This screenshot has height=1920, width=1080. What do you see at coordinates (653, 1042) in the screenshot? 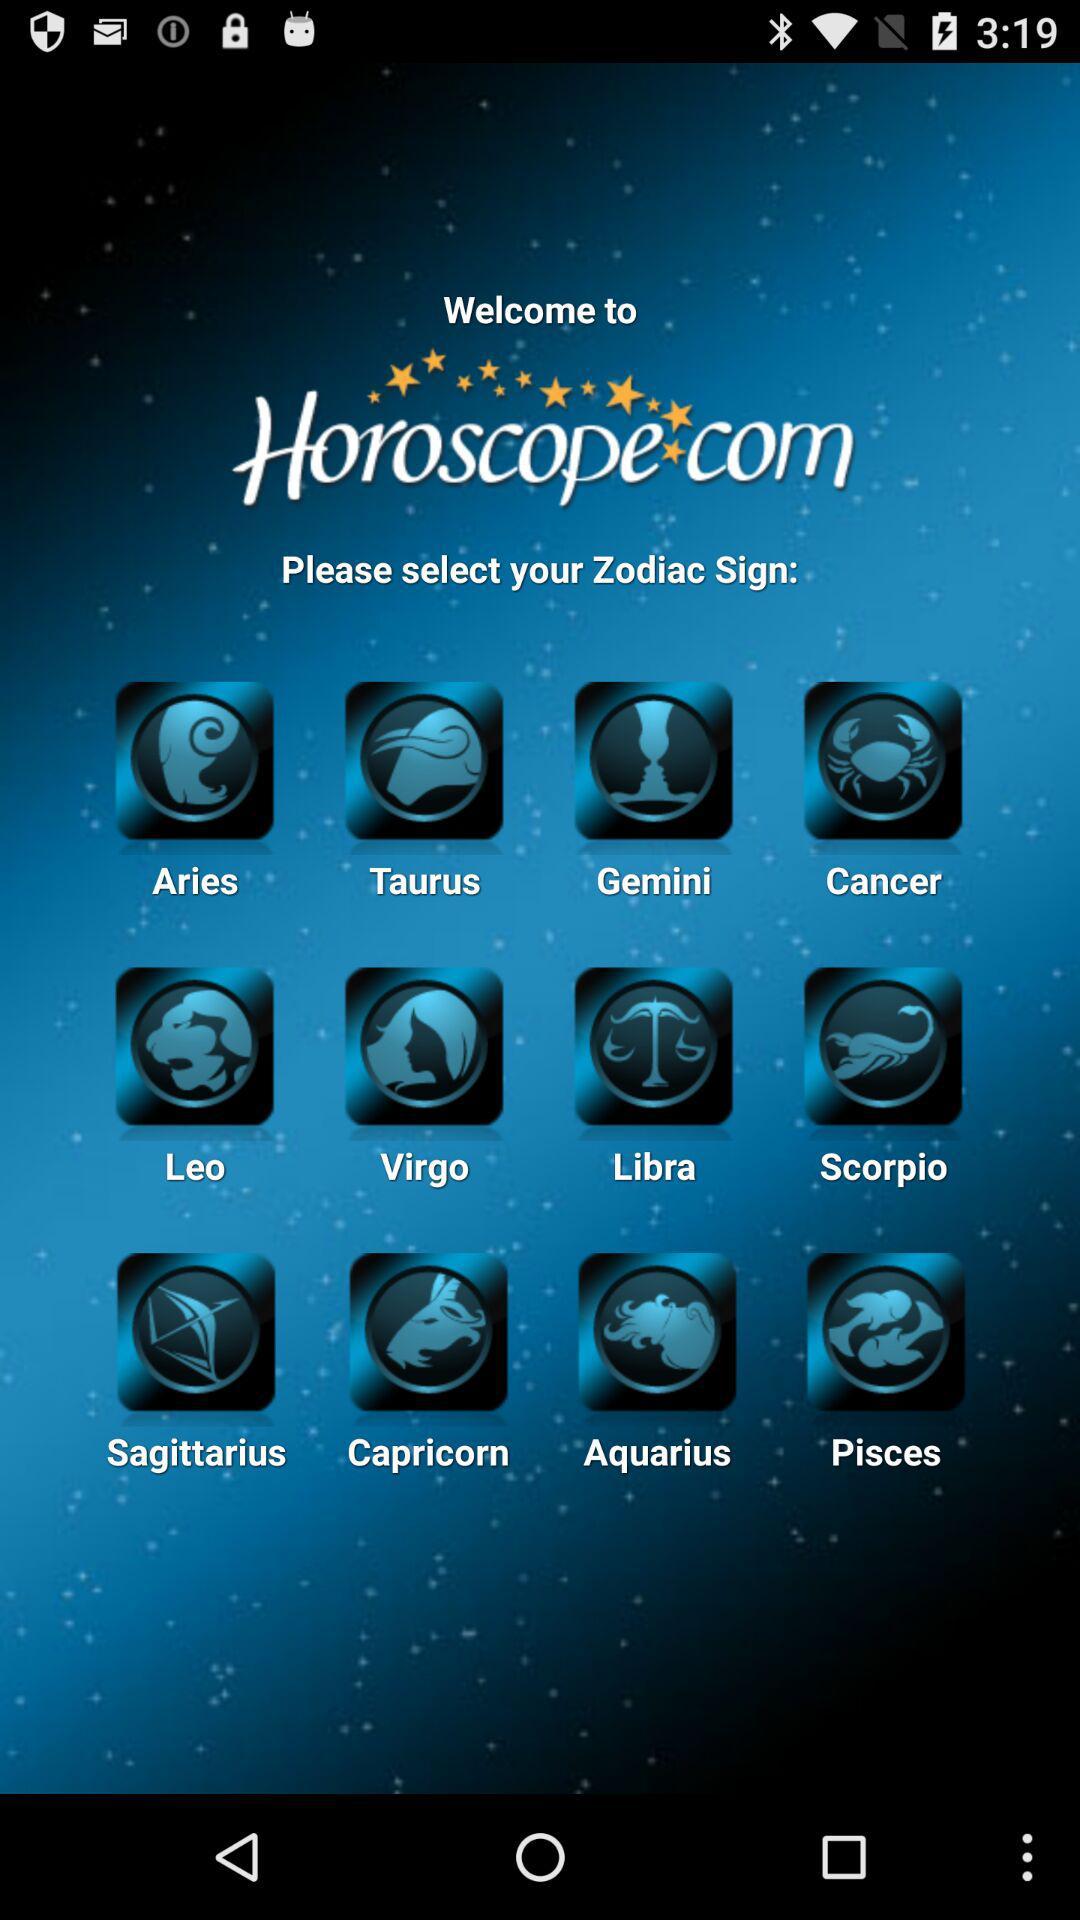
I see `the libra option` at bounding box center [653, 1042].